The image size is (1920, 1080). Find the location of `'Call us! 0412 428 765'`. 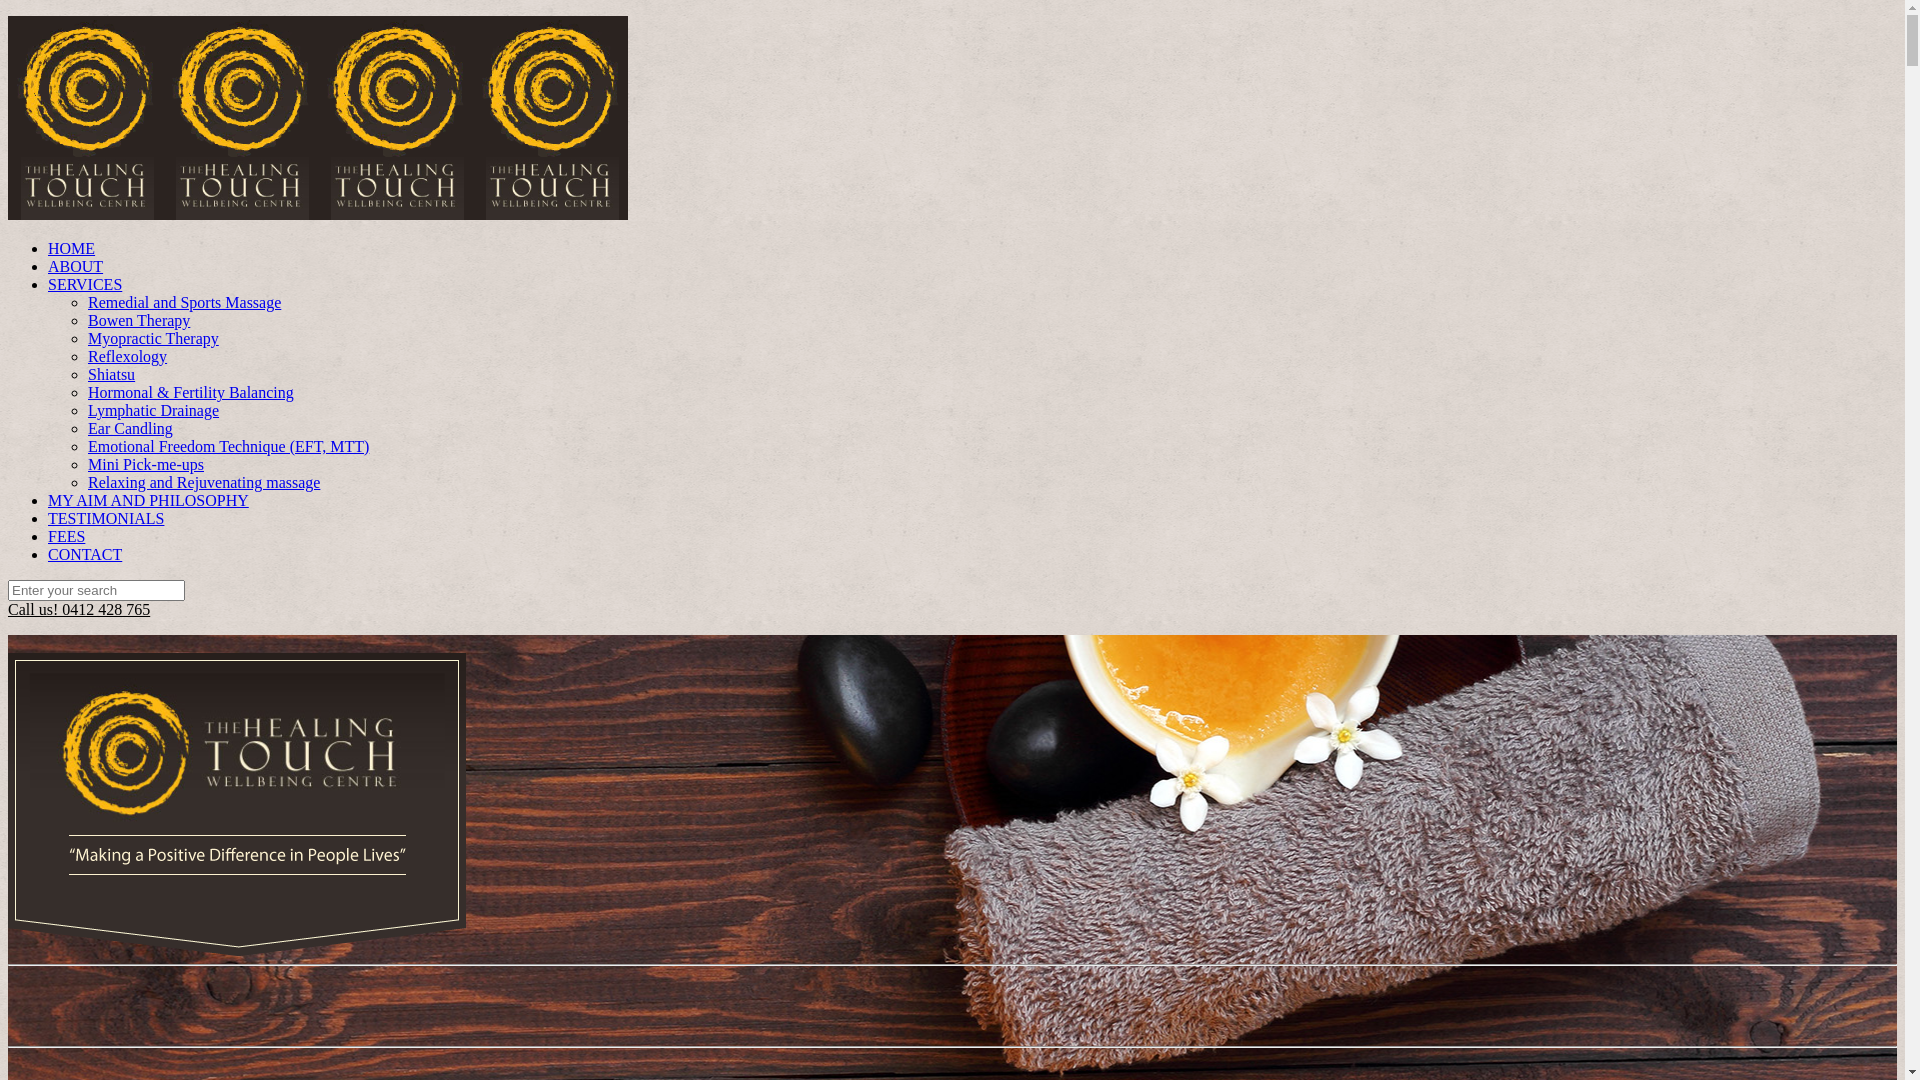

'Call us! 0412 428 765' is located at coordinates (78, 608).